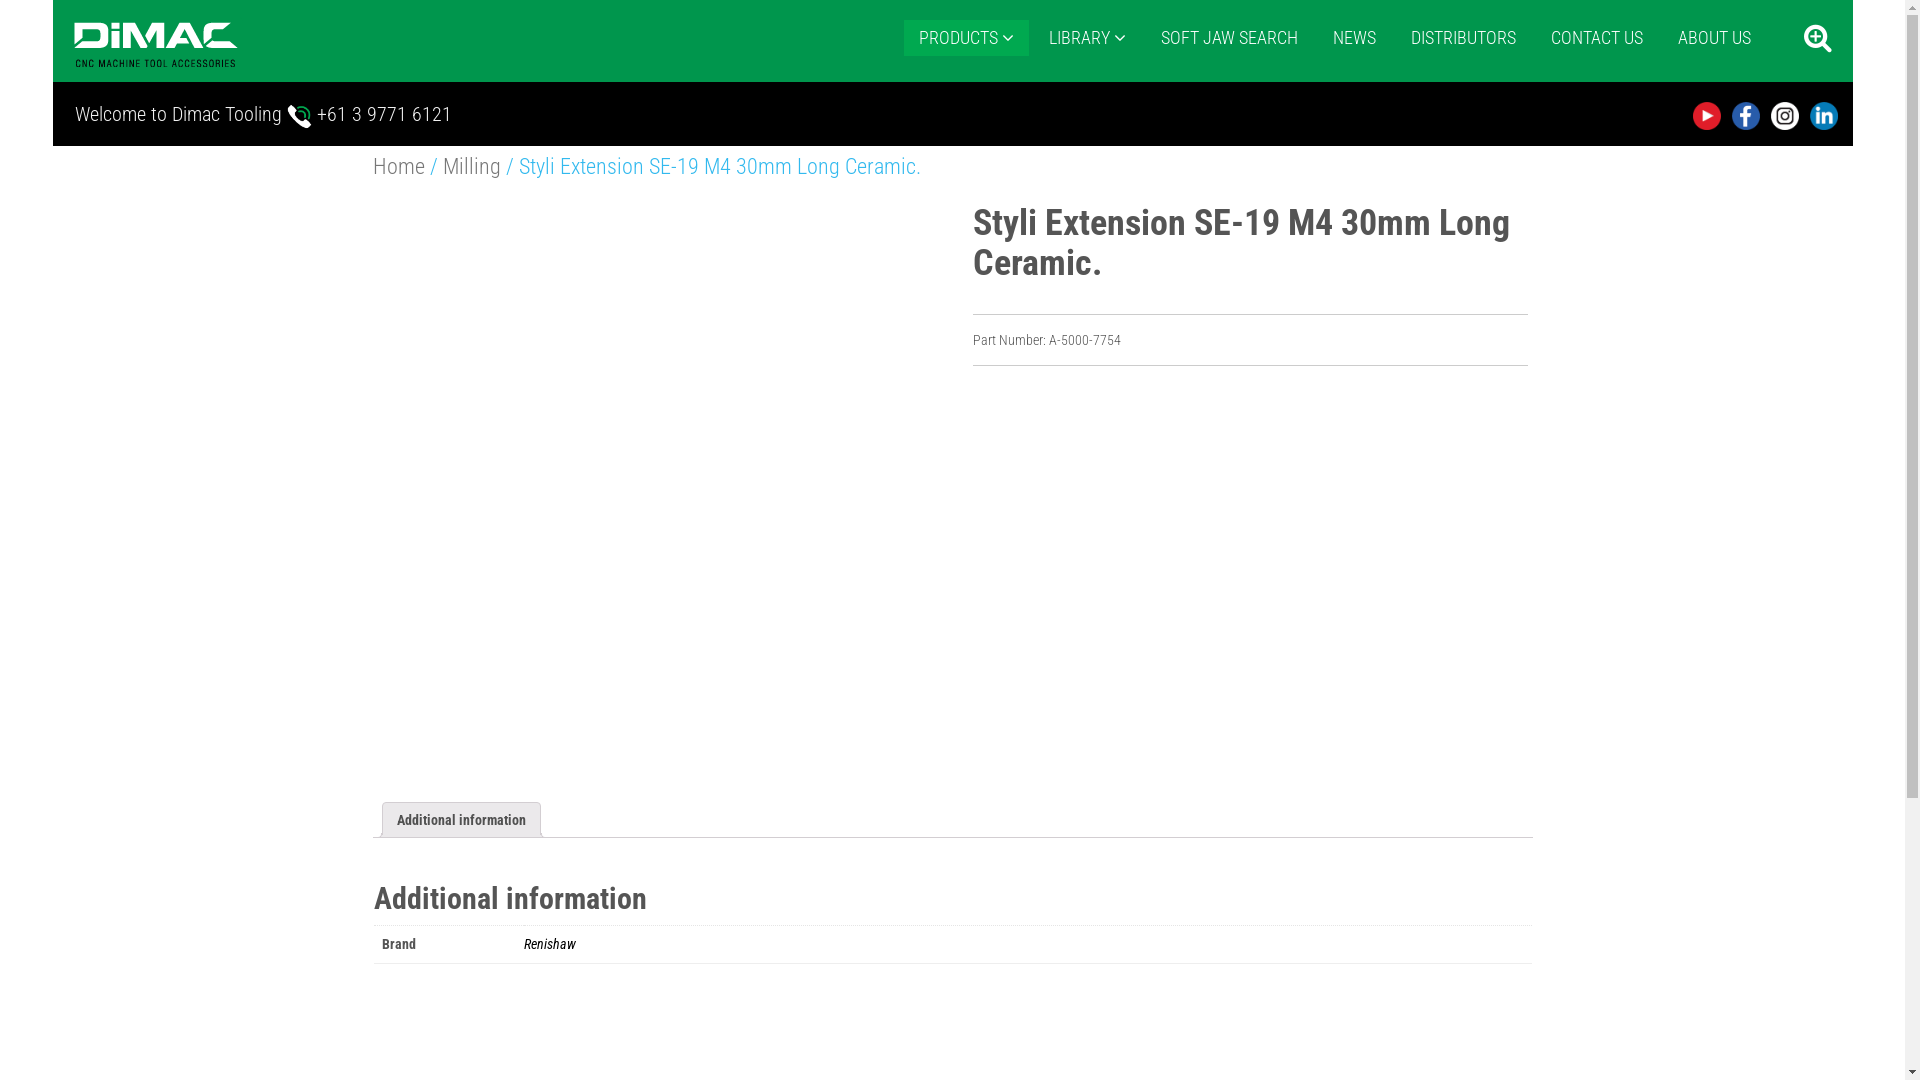 This screenshot has width=1920, height=1080. Describe the element at coordinates (1712, 38) in the screenshot. I see `'ABOUT US'` at that location.